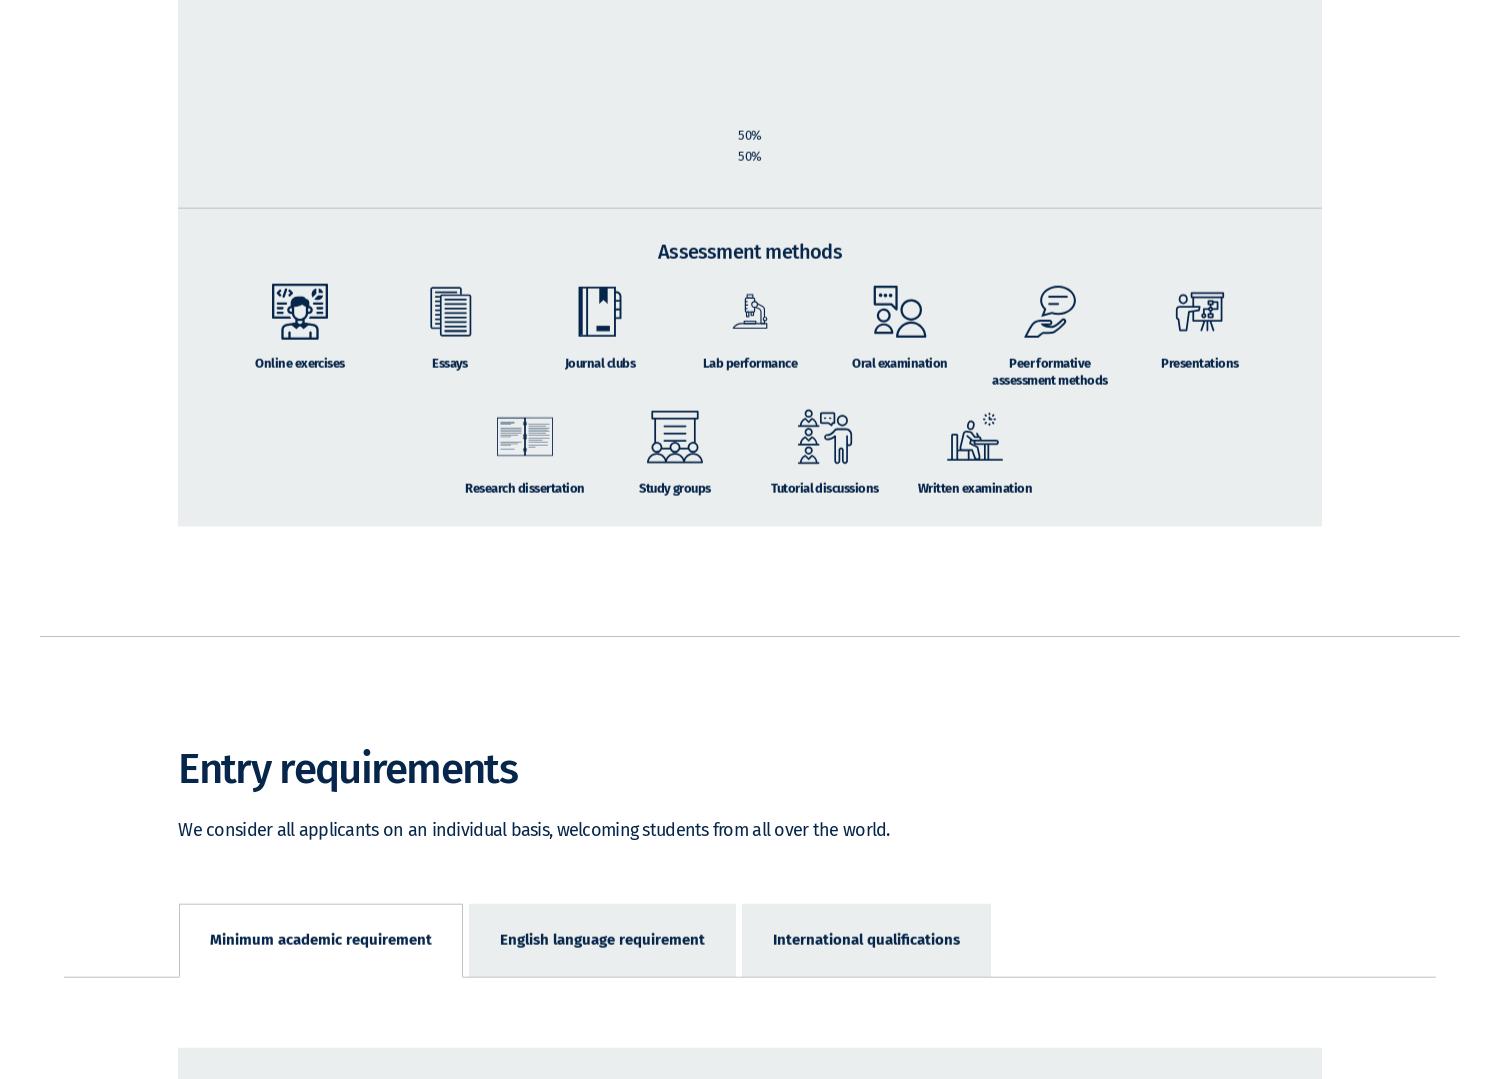 The width and height of the screenshot is (1500, 1079). I want to click on 'Peer formative assessment methods', so click(1049, 398).